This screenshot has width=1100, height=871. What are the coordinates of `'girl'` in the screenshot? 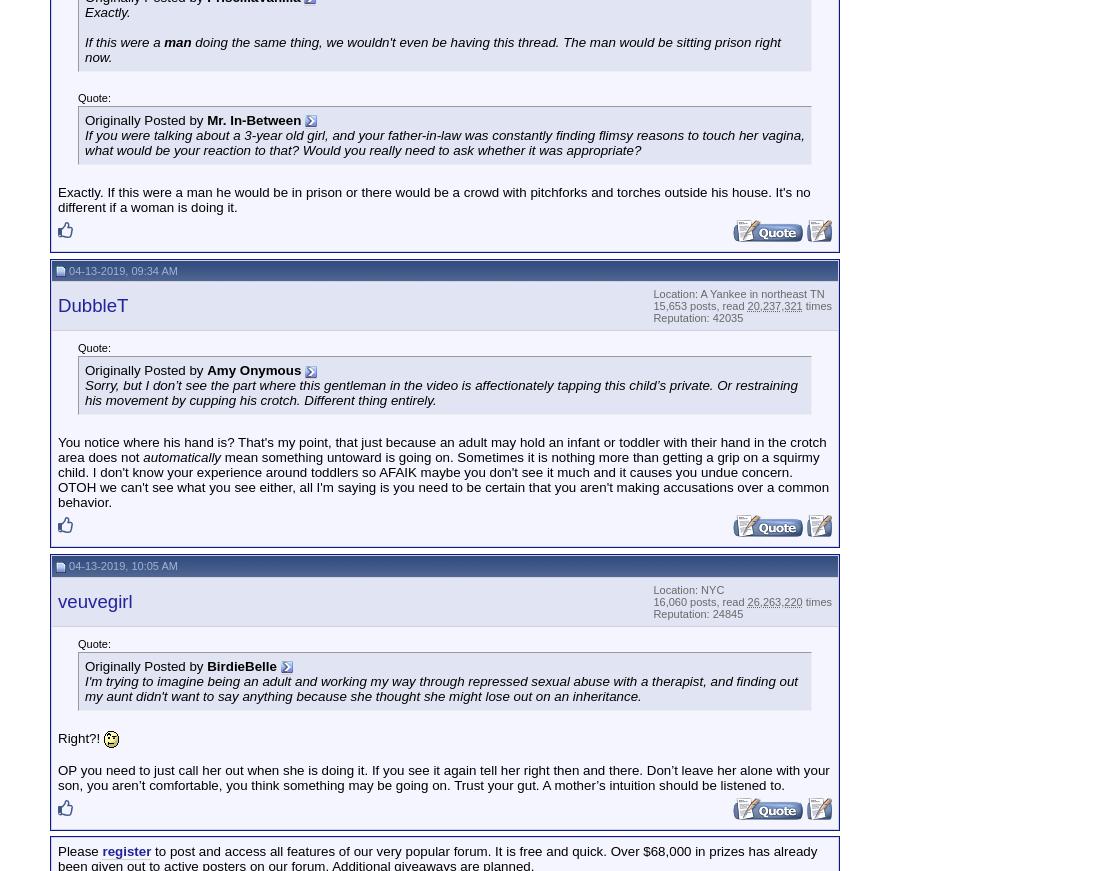 It's located at (315, 133).